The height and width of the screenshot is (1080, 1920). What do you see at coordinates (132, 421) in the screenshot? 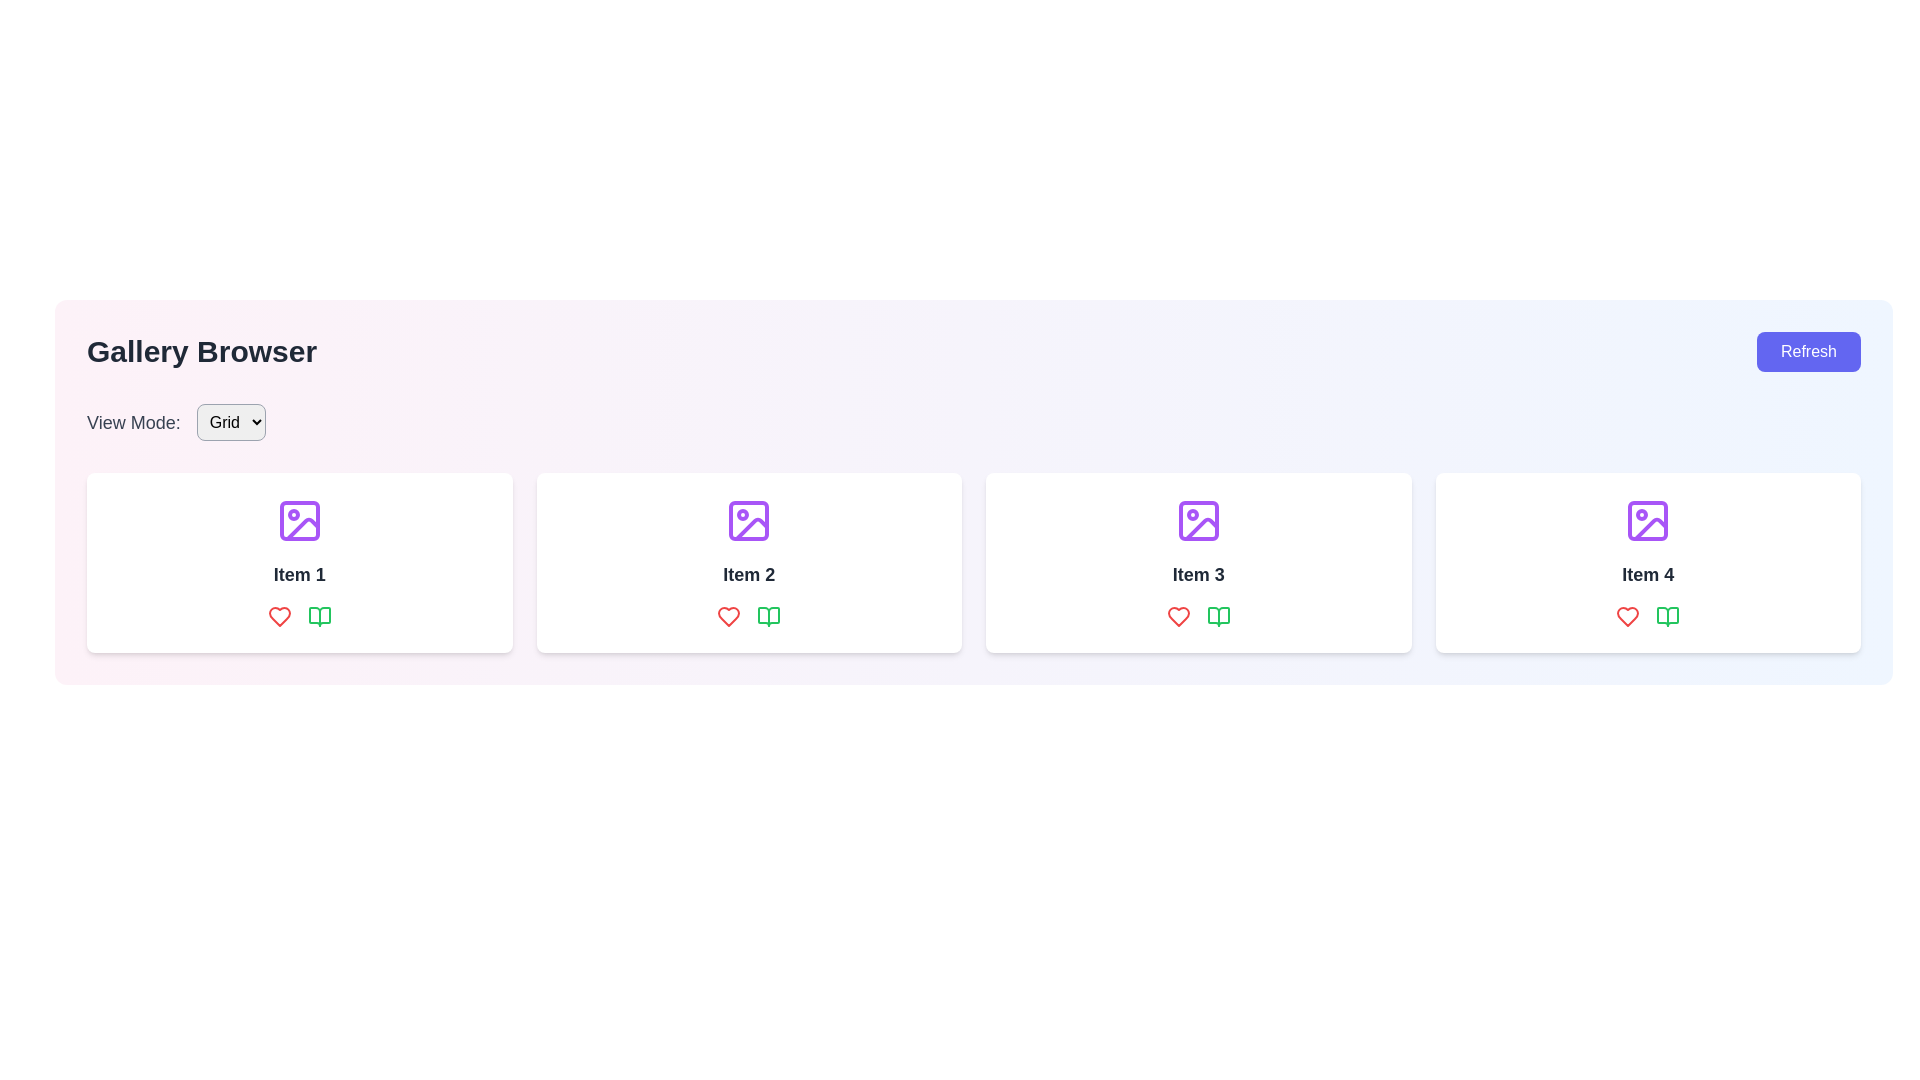
I see `the static text label that indicates the purpose of the related dropdown menu, positioned below 'Gallery Browser' and to the left of the 'Grid/List' dropdown` at bounding box center [132, 421].